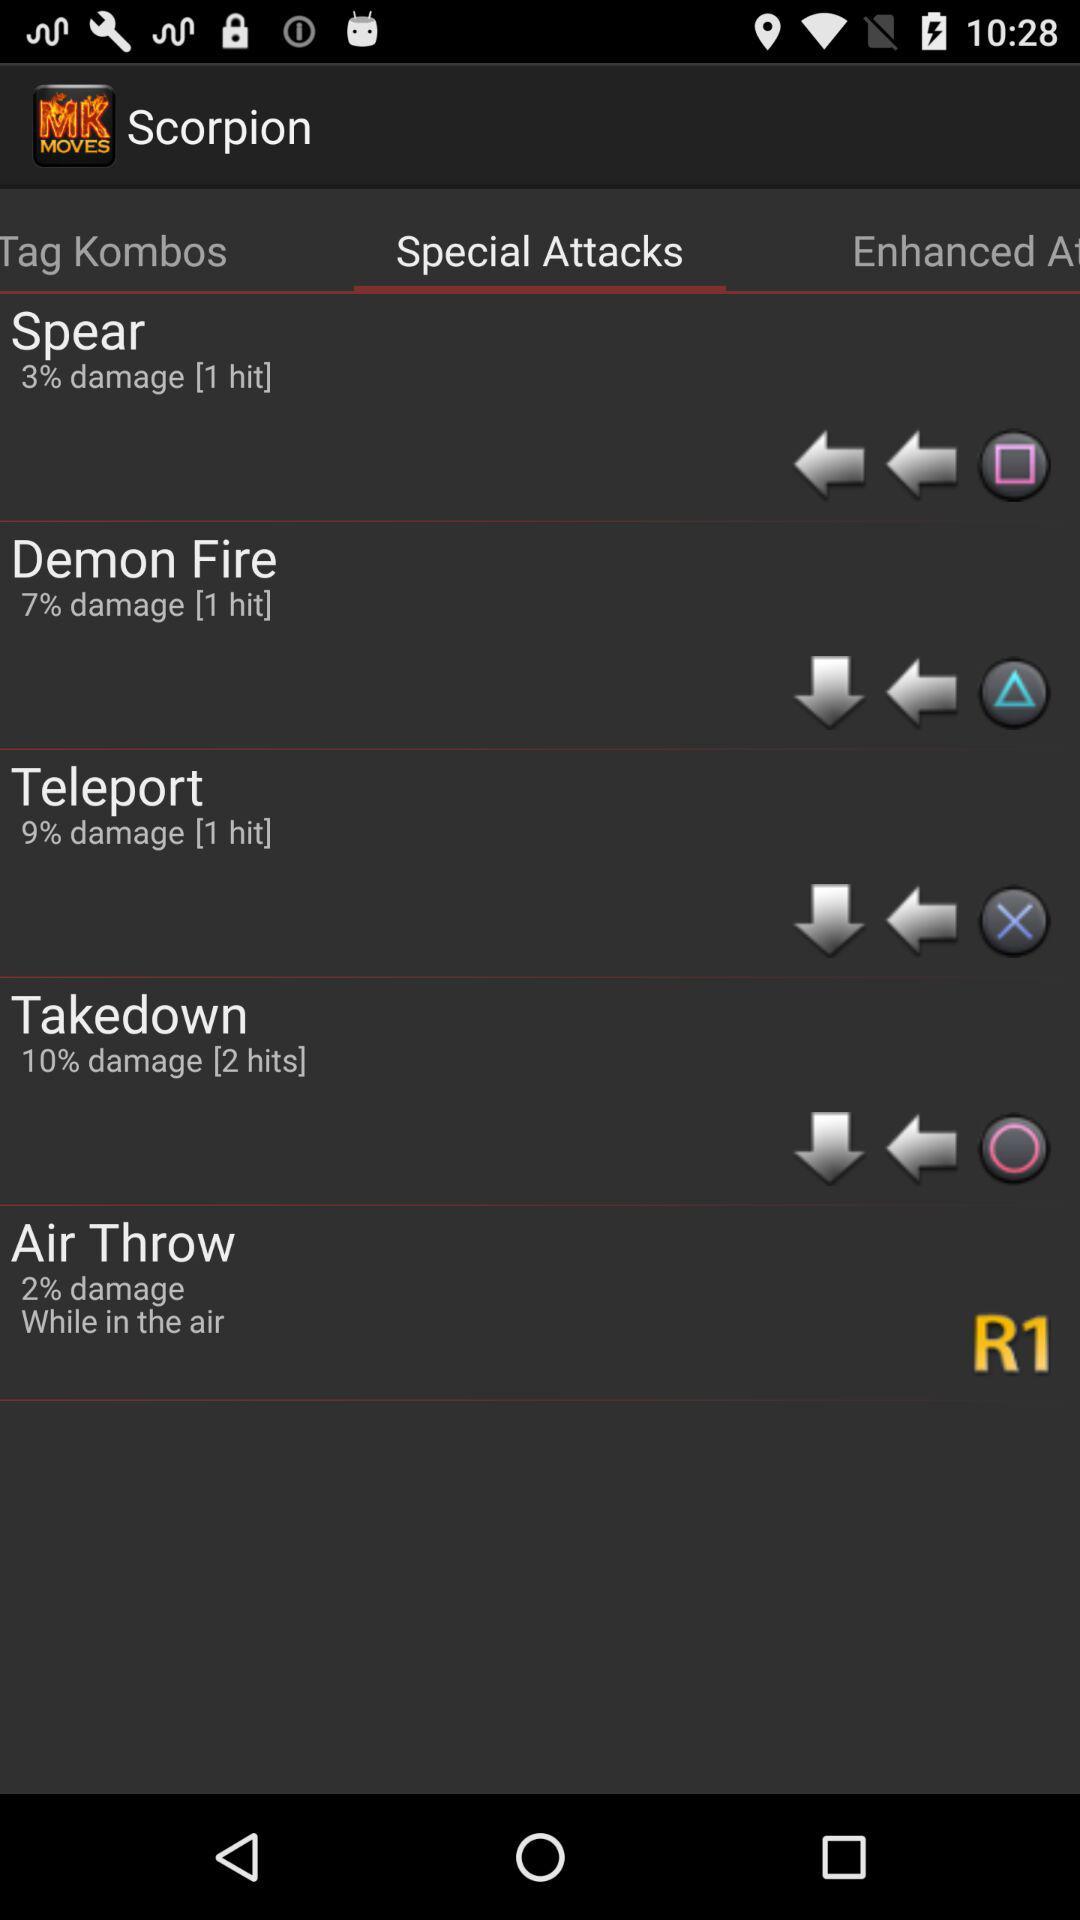 The image size is (1080, 1920). I want to click on the icon below the 9% damage item, so click(111, 1058).